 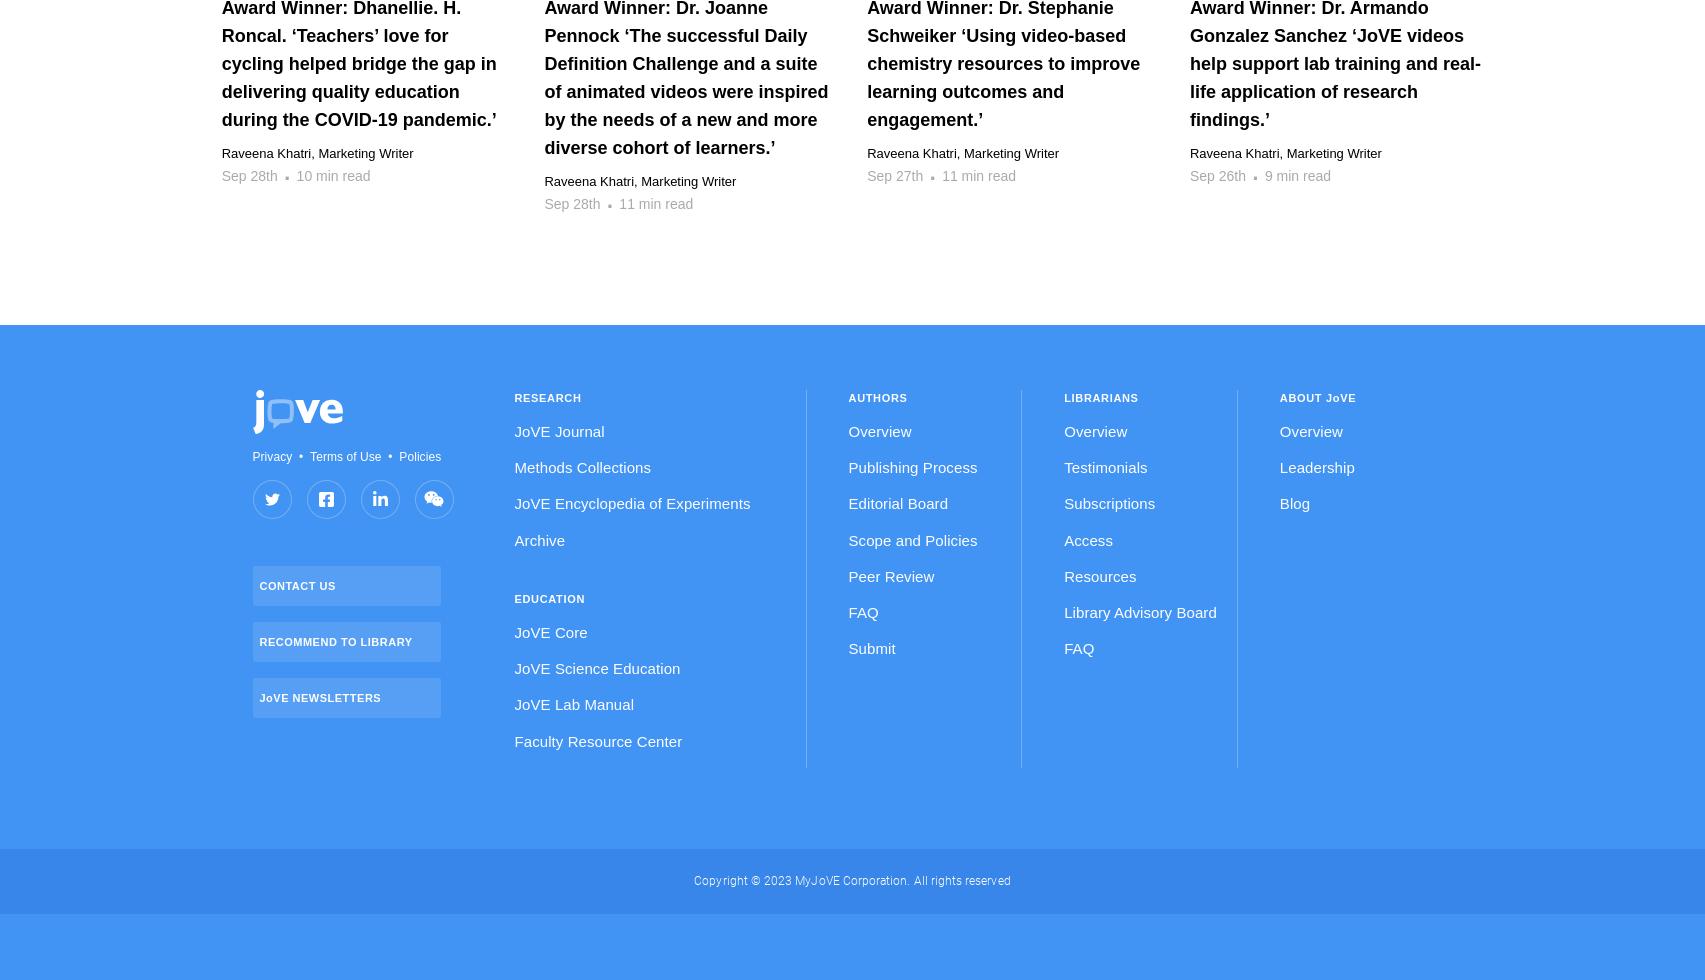 What do you see at coordinates (574, 704) in the screenshot?
I see `'JoVE Lab Manual'` at bounding box center [574, 704].